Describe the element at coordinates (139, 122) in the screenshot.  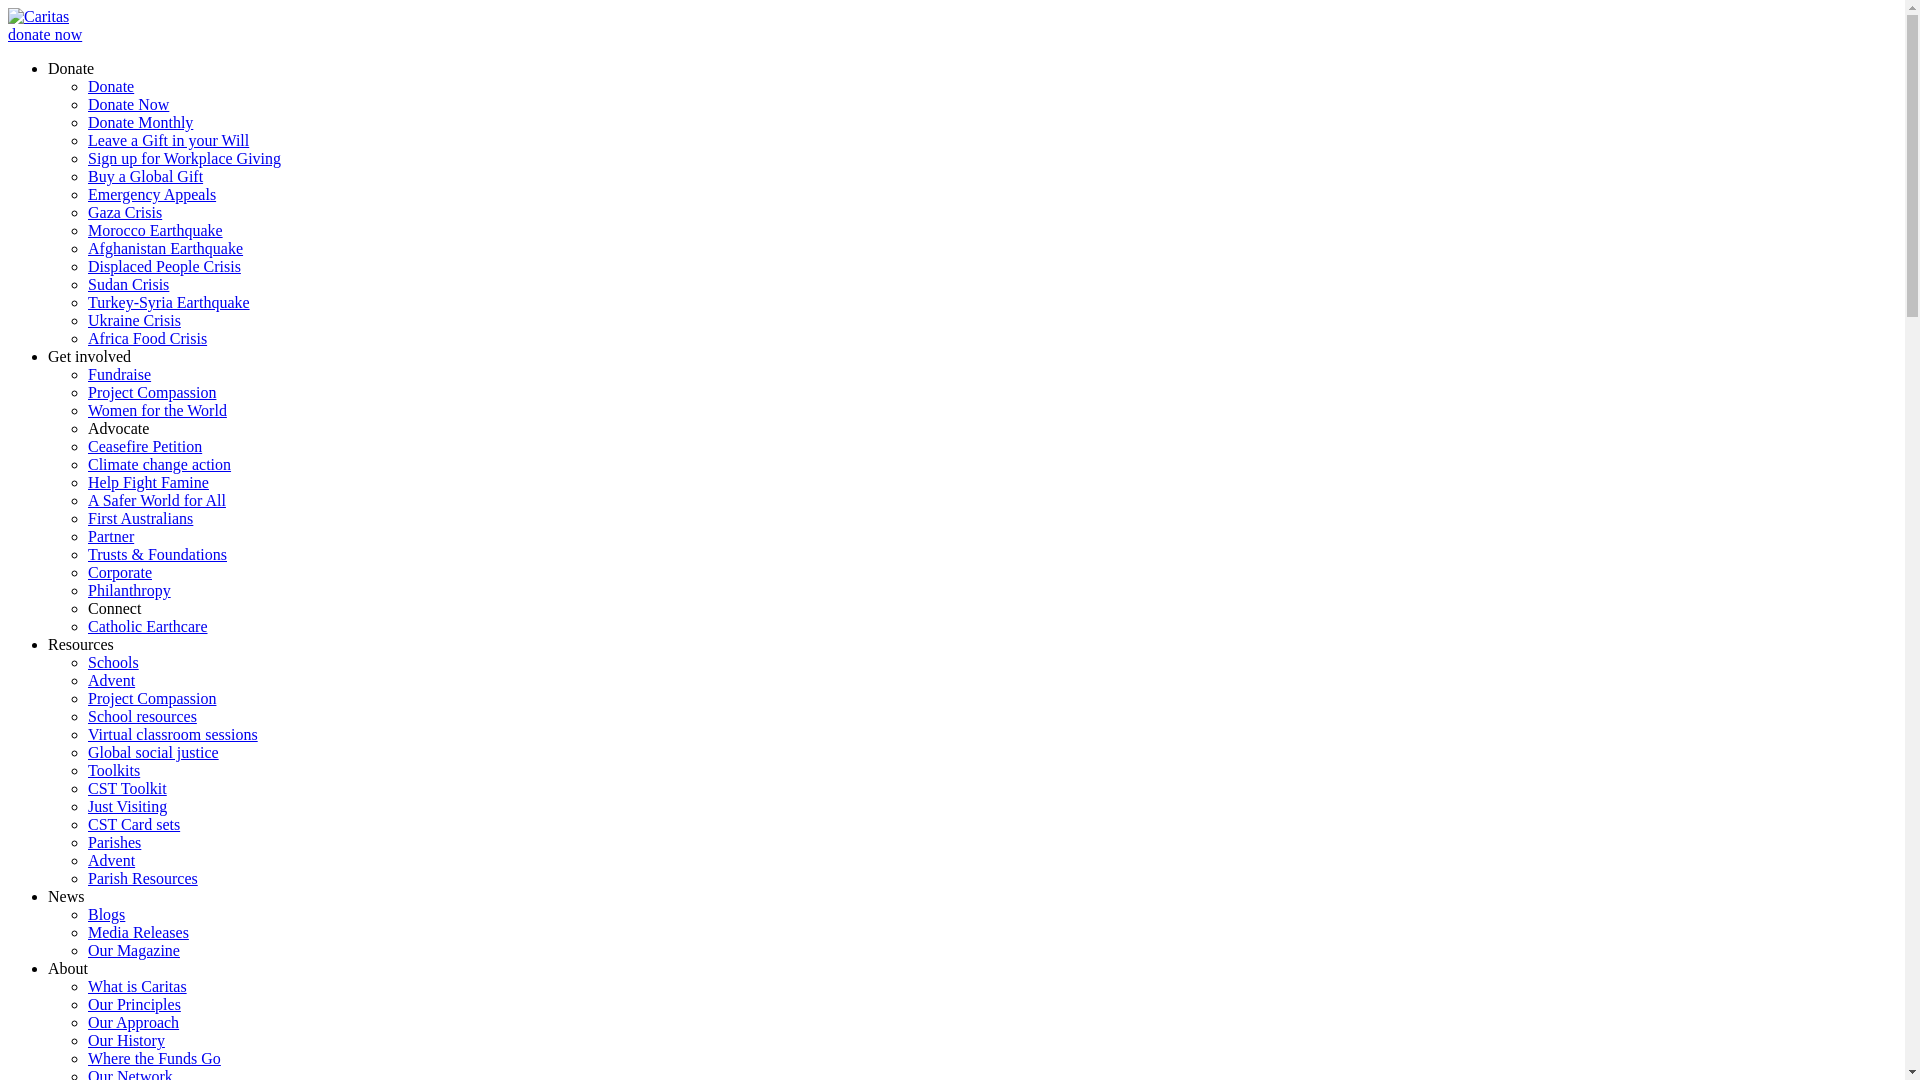
I see `'Donate Monthly'` at that location.